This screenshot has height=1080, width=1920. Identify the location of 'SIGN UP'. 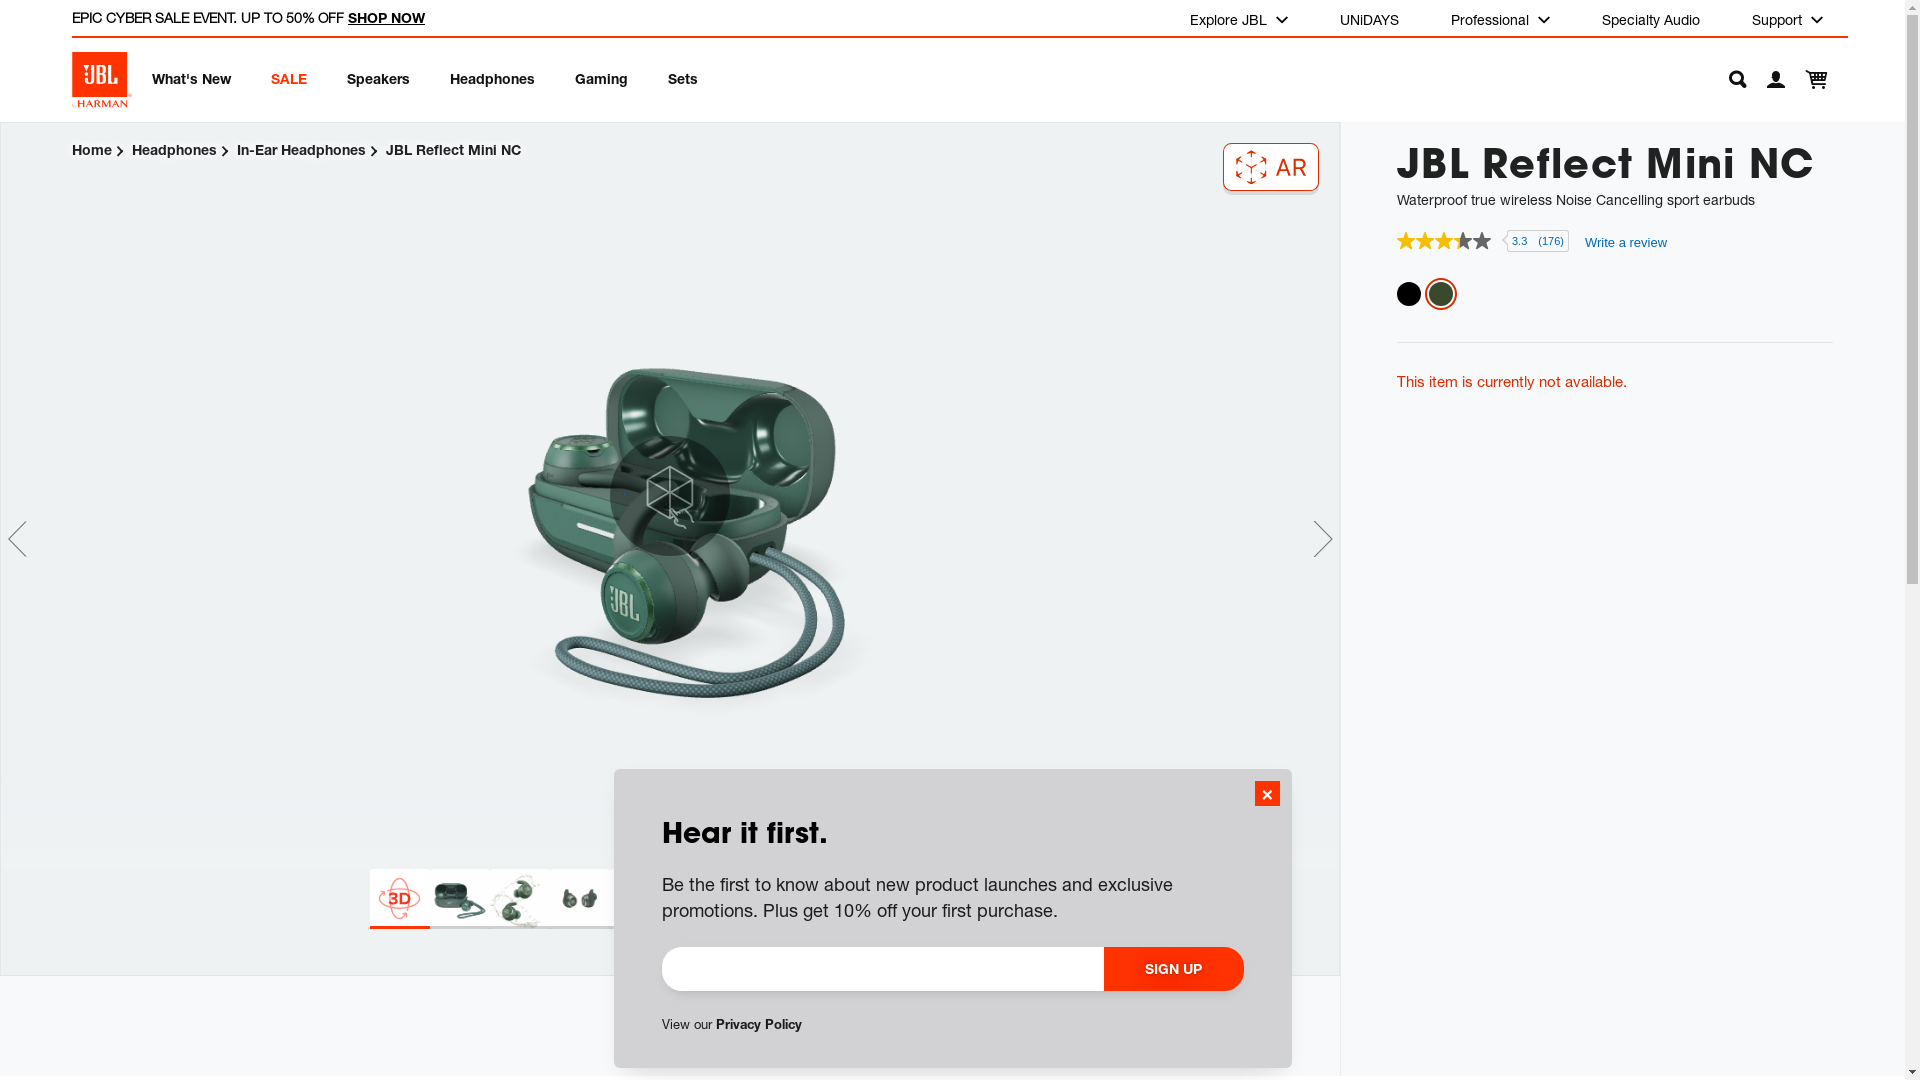
(1174, 967).